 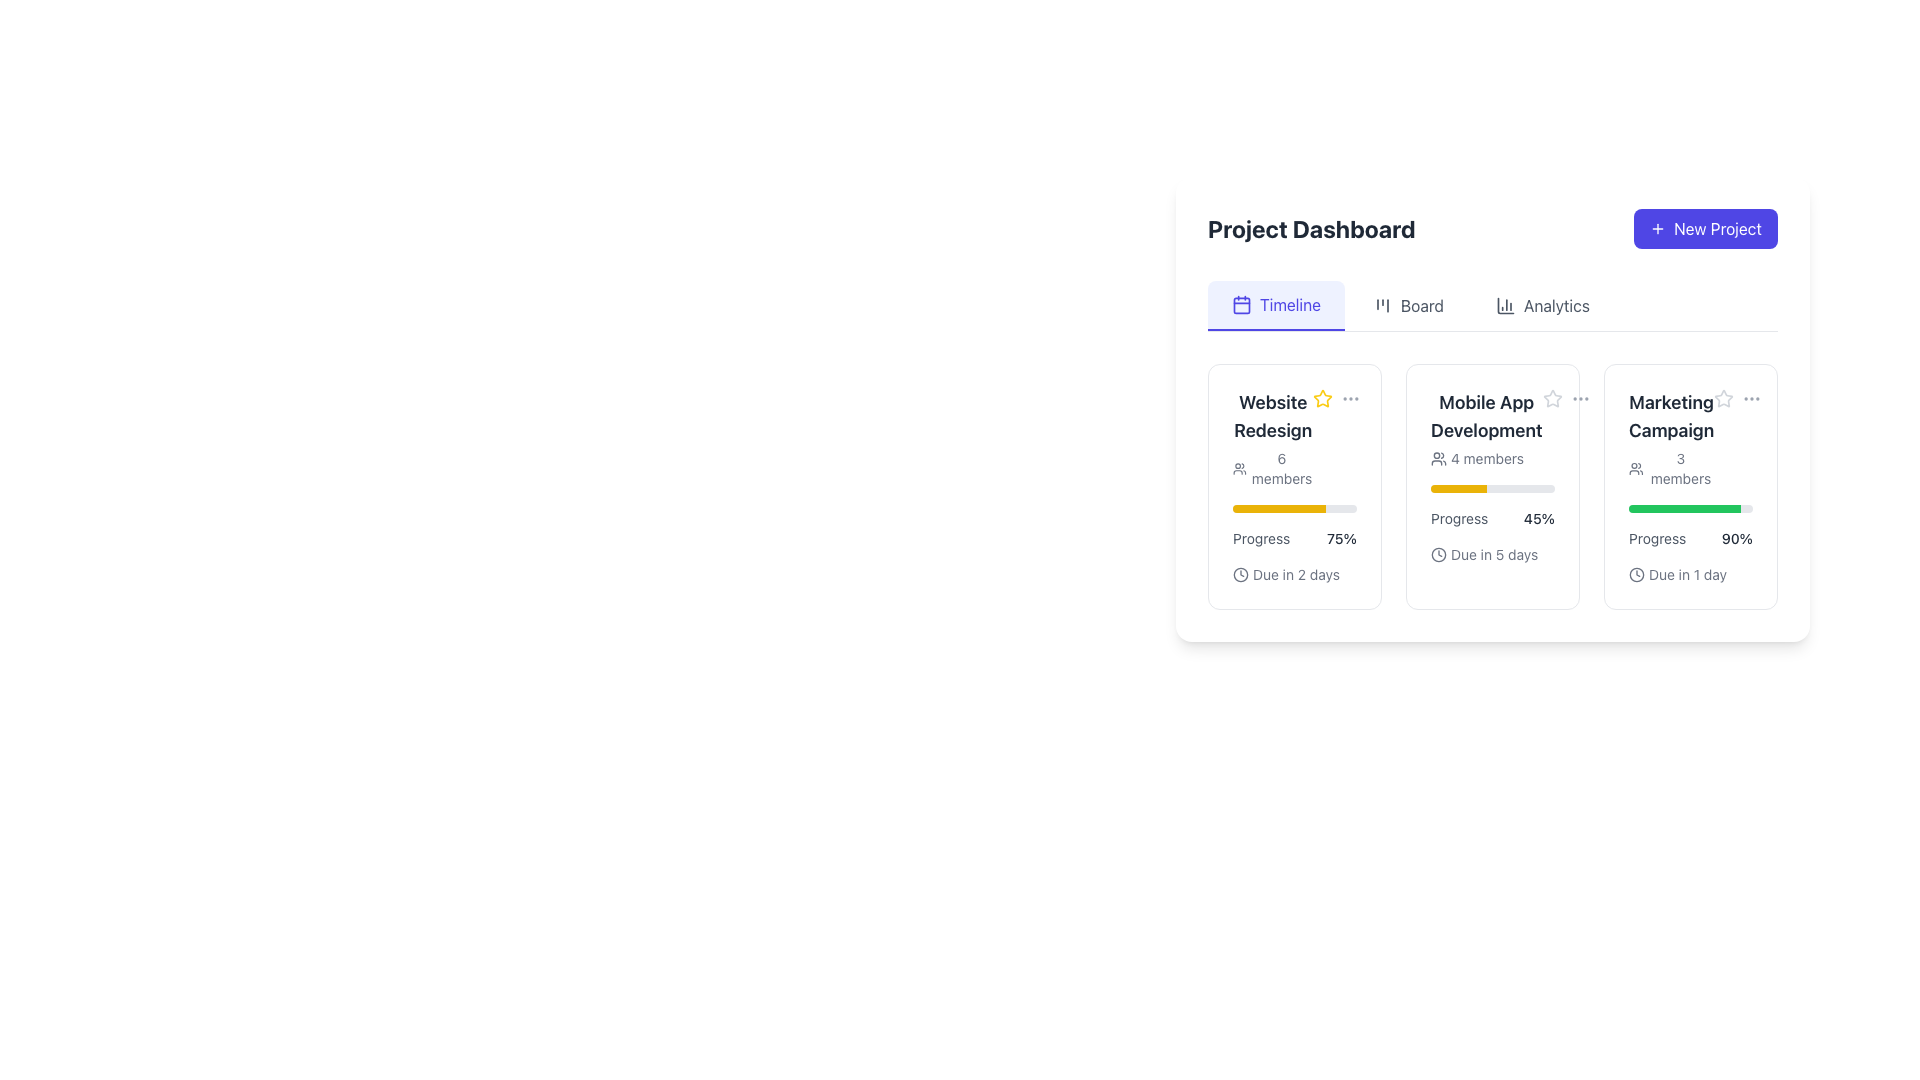 What do you see at coordinates (1751, 398) in the screenshot?
I see `the options menu icon, which is a small icon with three horizontally aligned gray dots located in the top-right corner of the 'Marketing Campaign' card` at bounding box center [1751, 398].